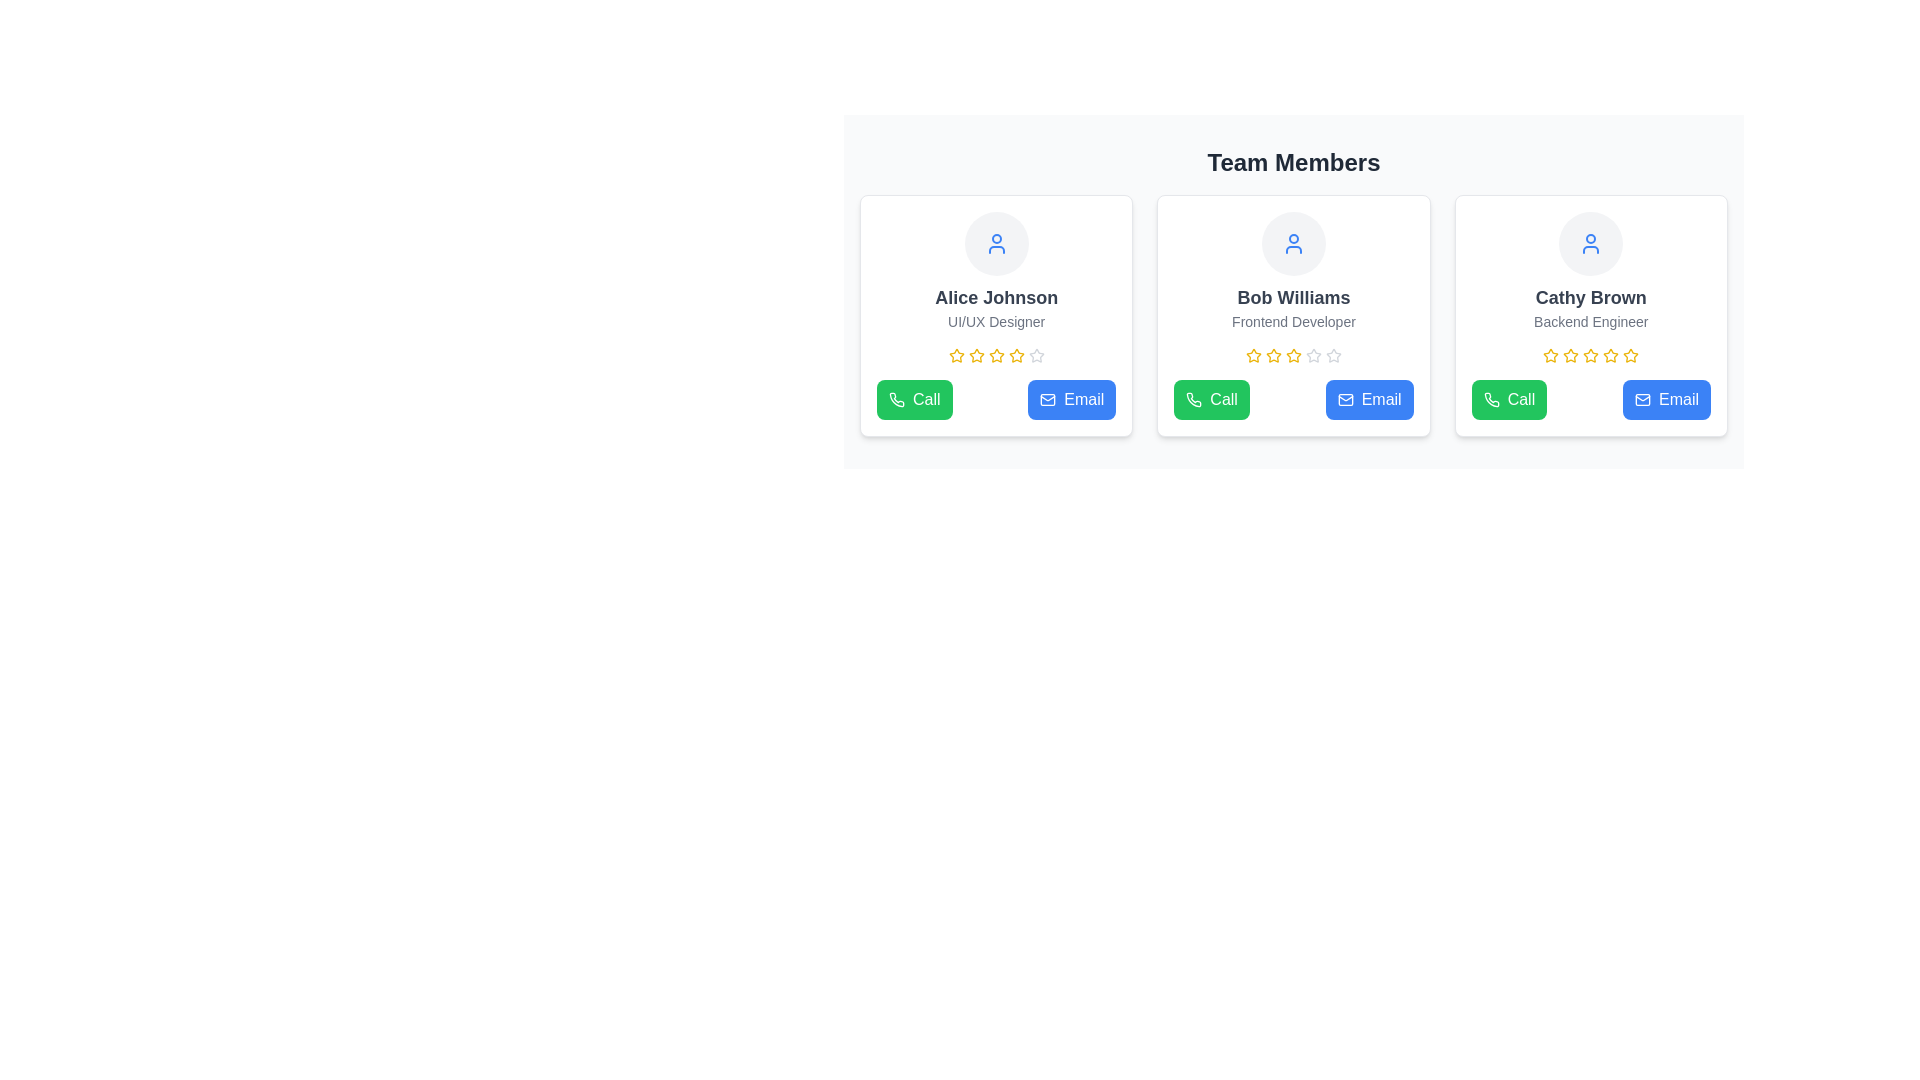  What do you see at coordinates (1252, 354) in the screenshot?
I see `the second star icon in the 5-star rating scale under the 'Bob Williams - Frontend Developer' section of the profile card` at bounding box center [1252, 354].